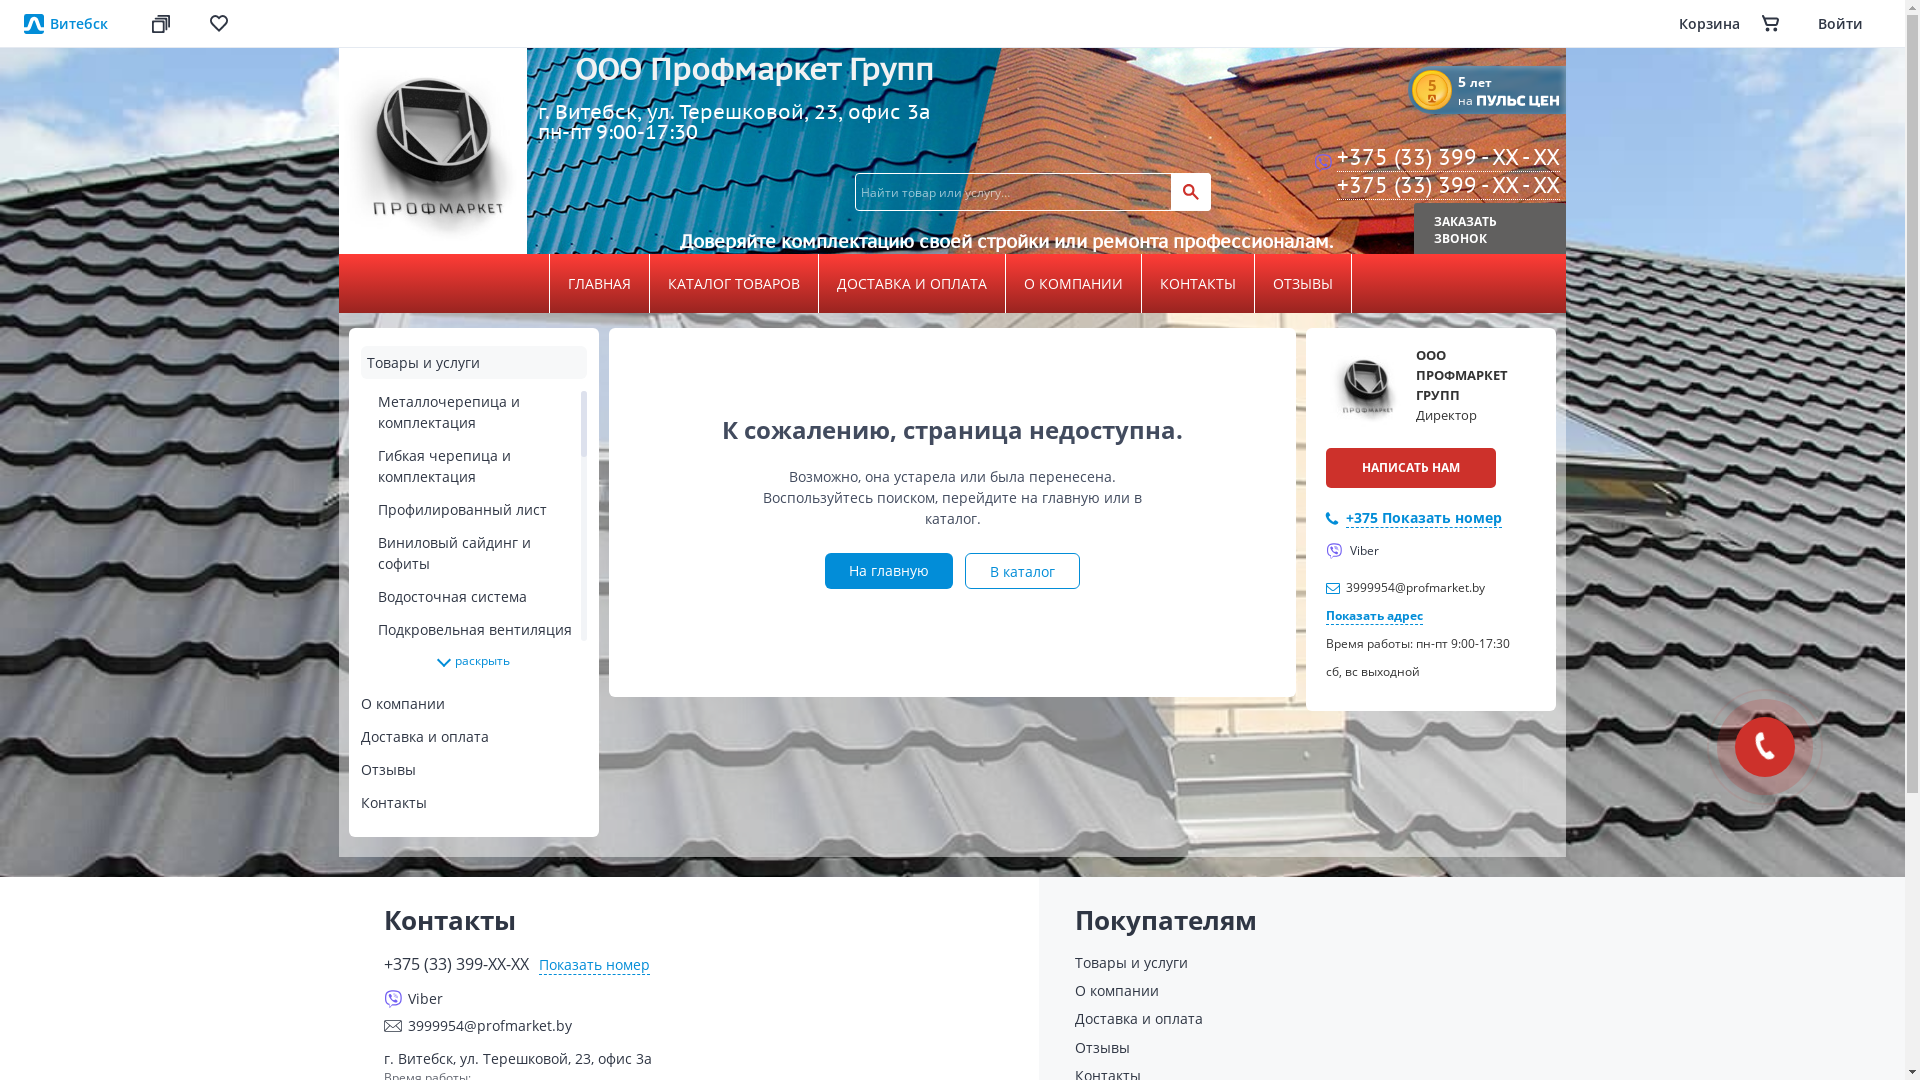 This screenshot has height=1080, width=1920. I want to click on 'Viber', so click(384, 998).